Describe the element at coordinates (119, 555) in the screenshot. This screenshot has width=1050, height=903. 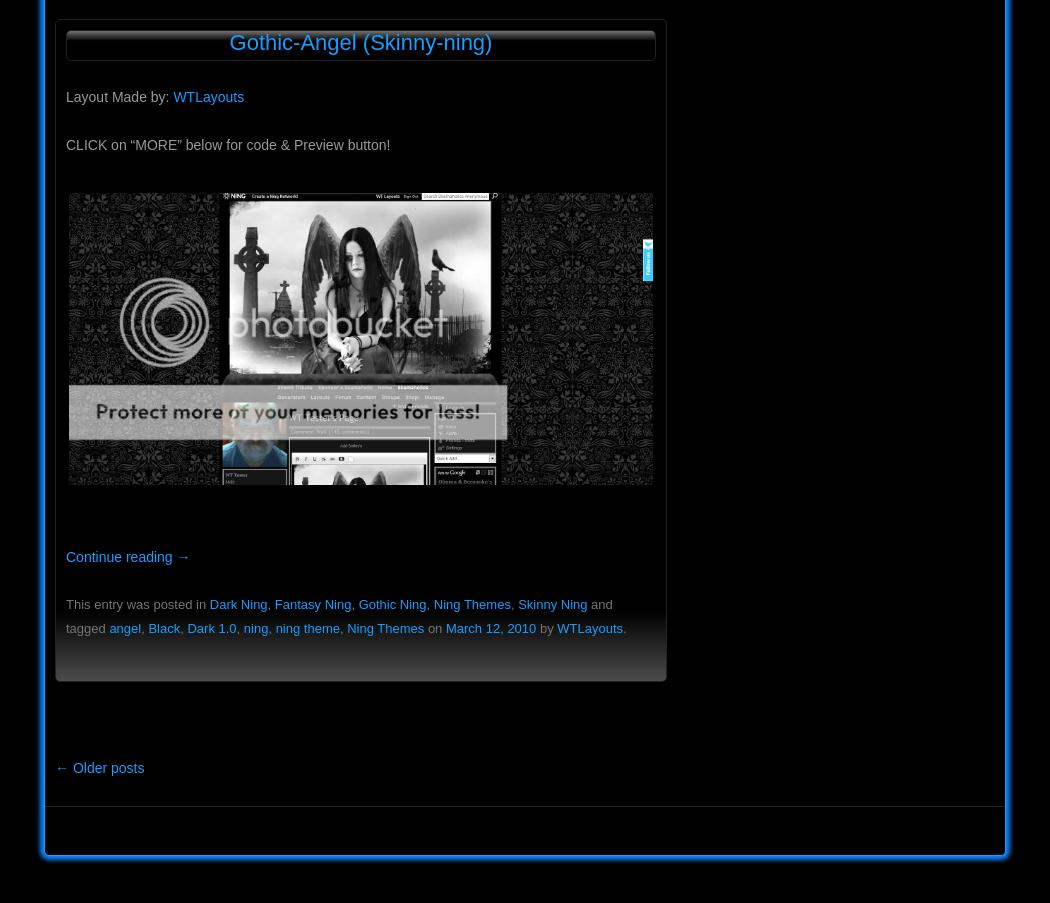
I see `'Continue reading'` at that location.